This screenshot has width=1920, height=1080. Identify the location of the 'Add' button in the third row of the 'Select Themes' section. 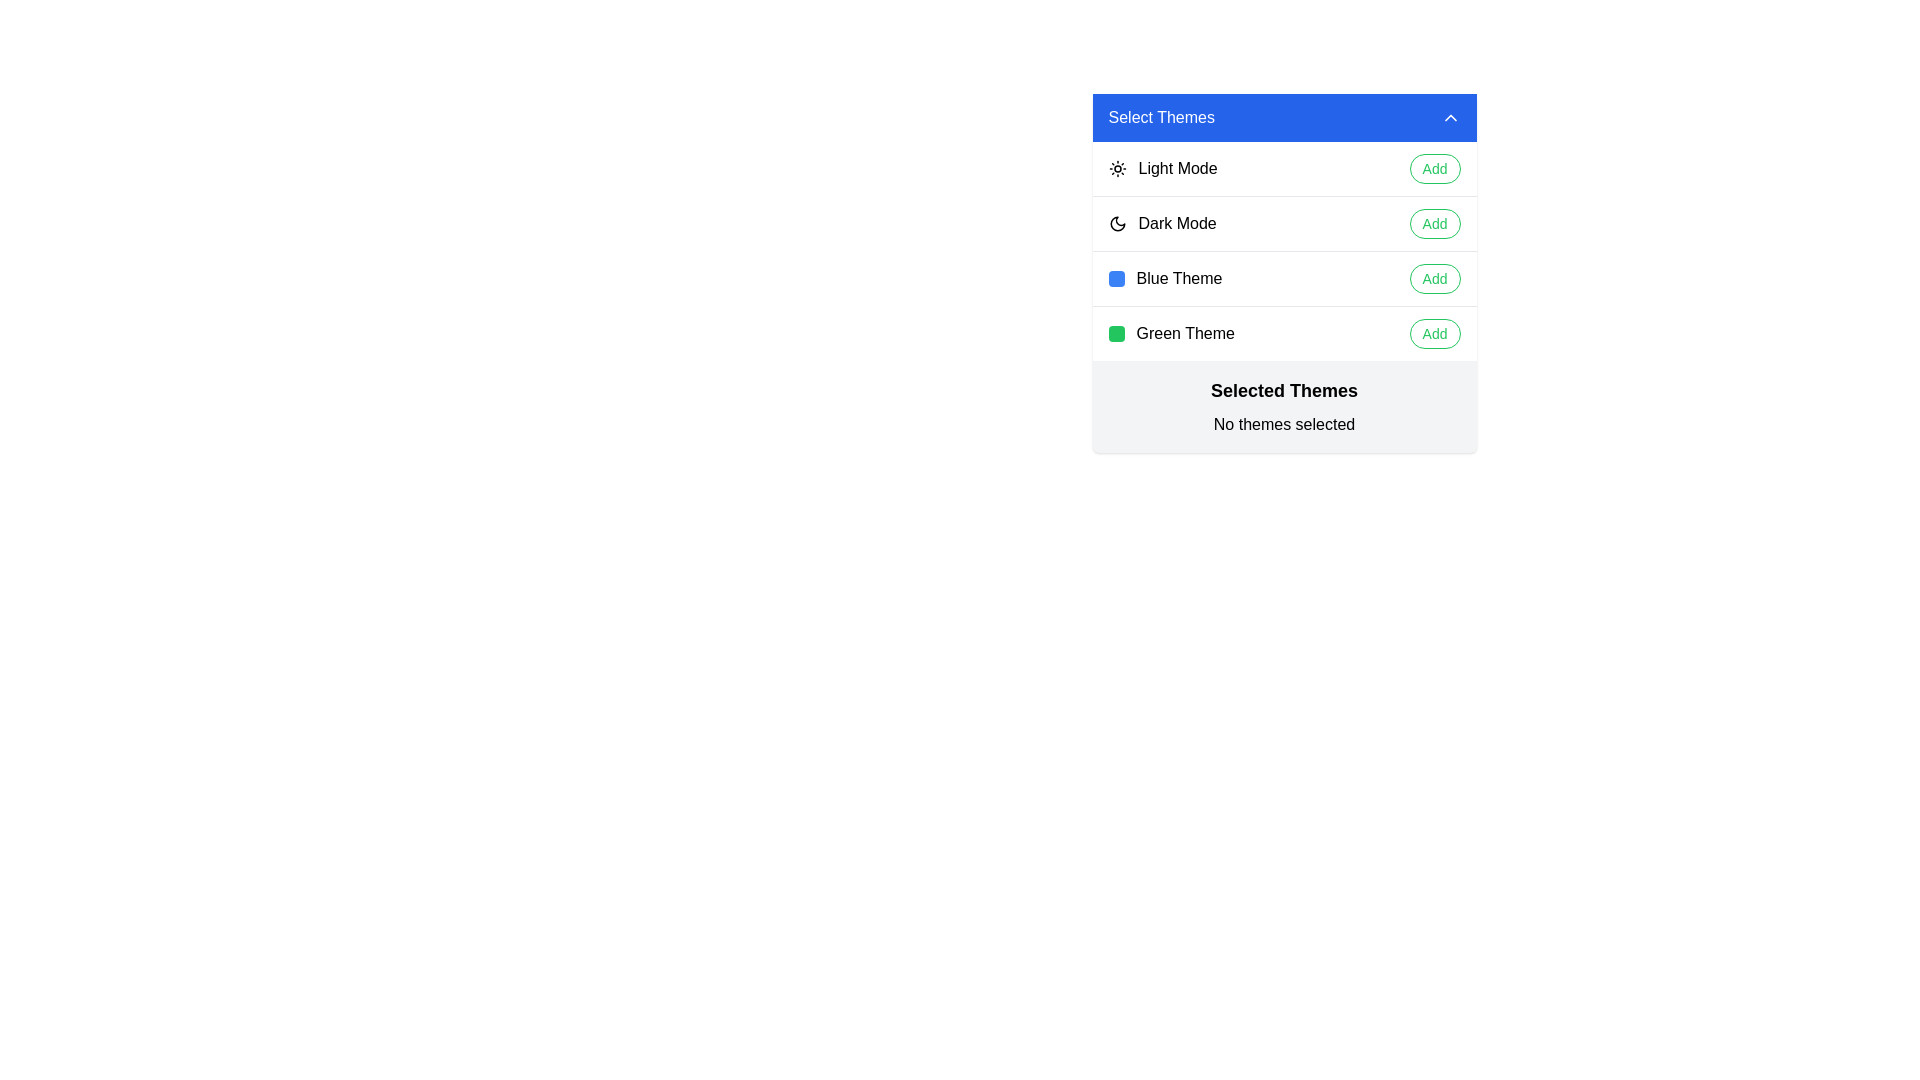
(1284, 278).